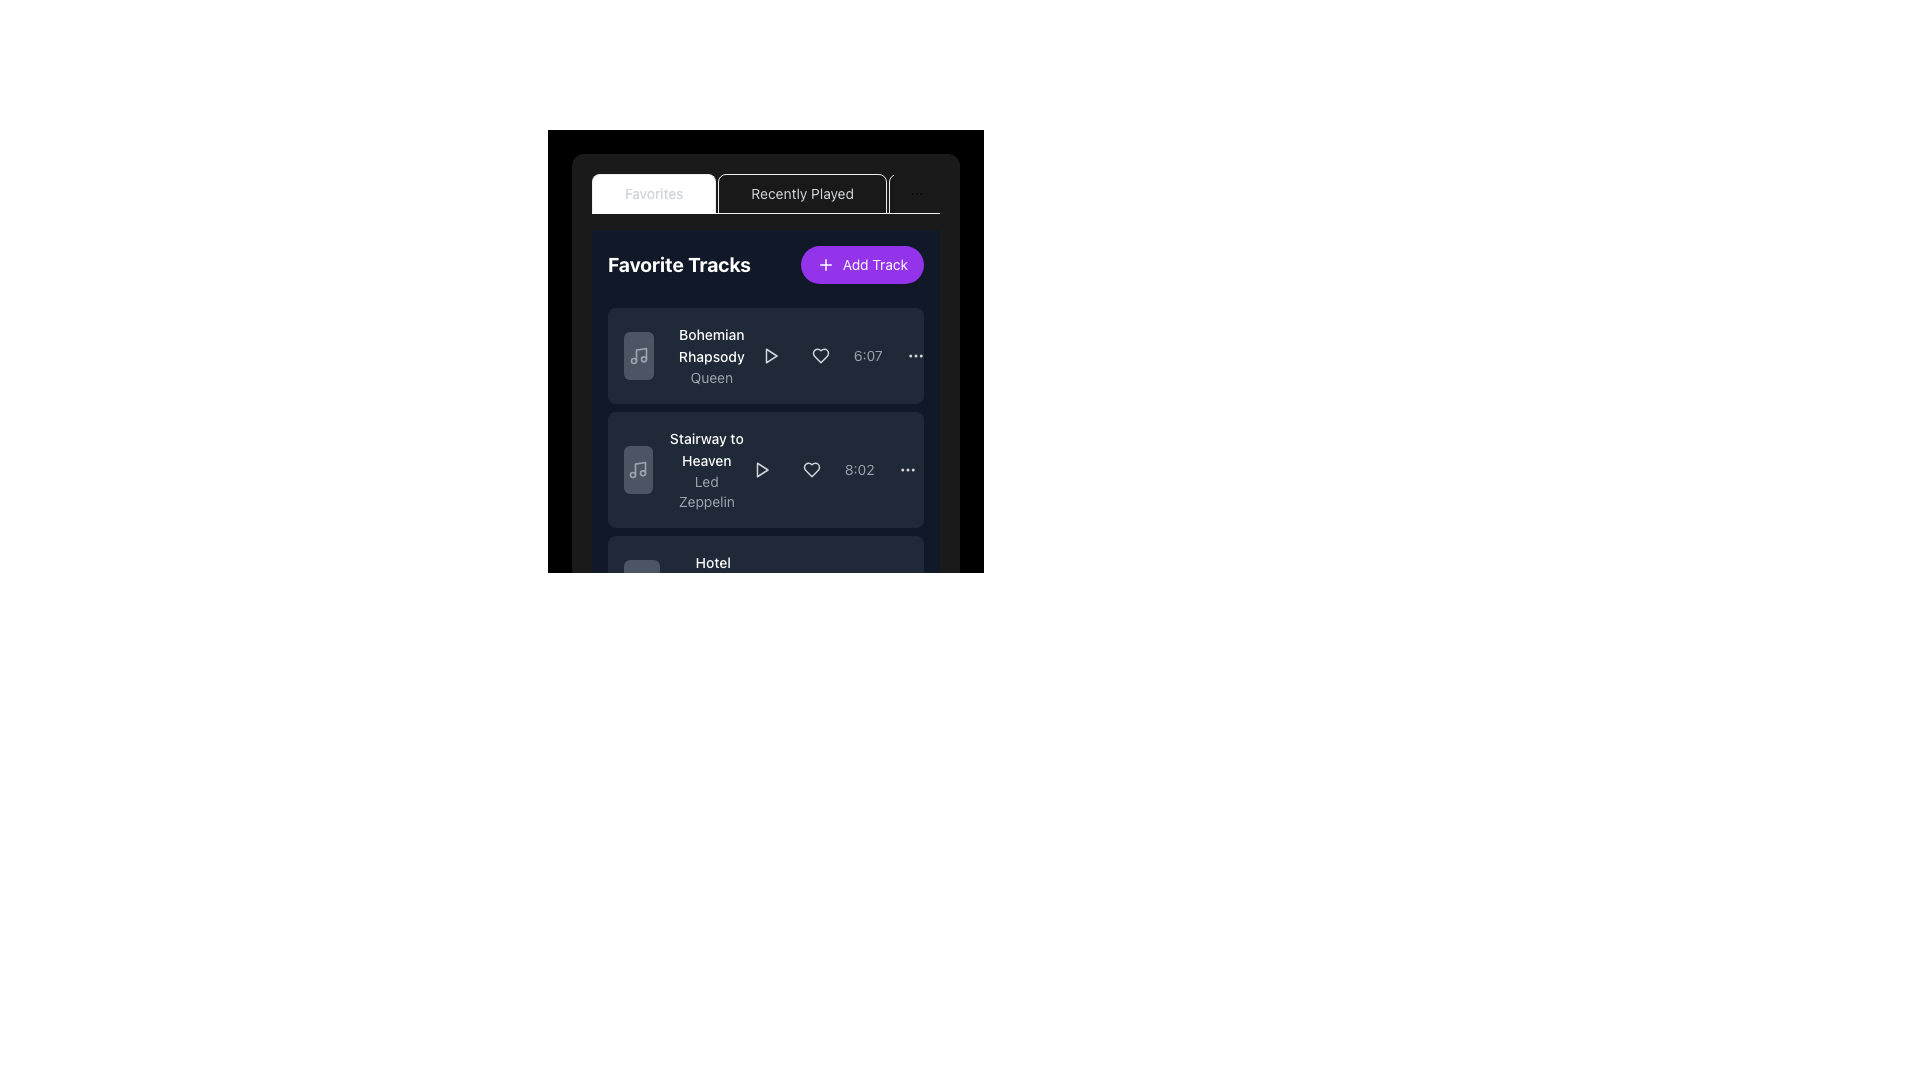  I want to click on the triangular-shaped play button pointing to the right, located in the second row of the 'Favorite Tracks' section to play the song, so click(761, 470).